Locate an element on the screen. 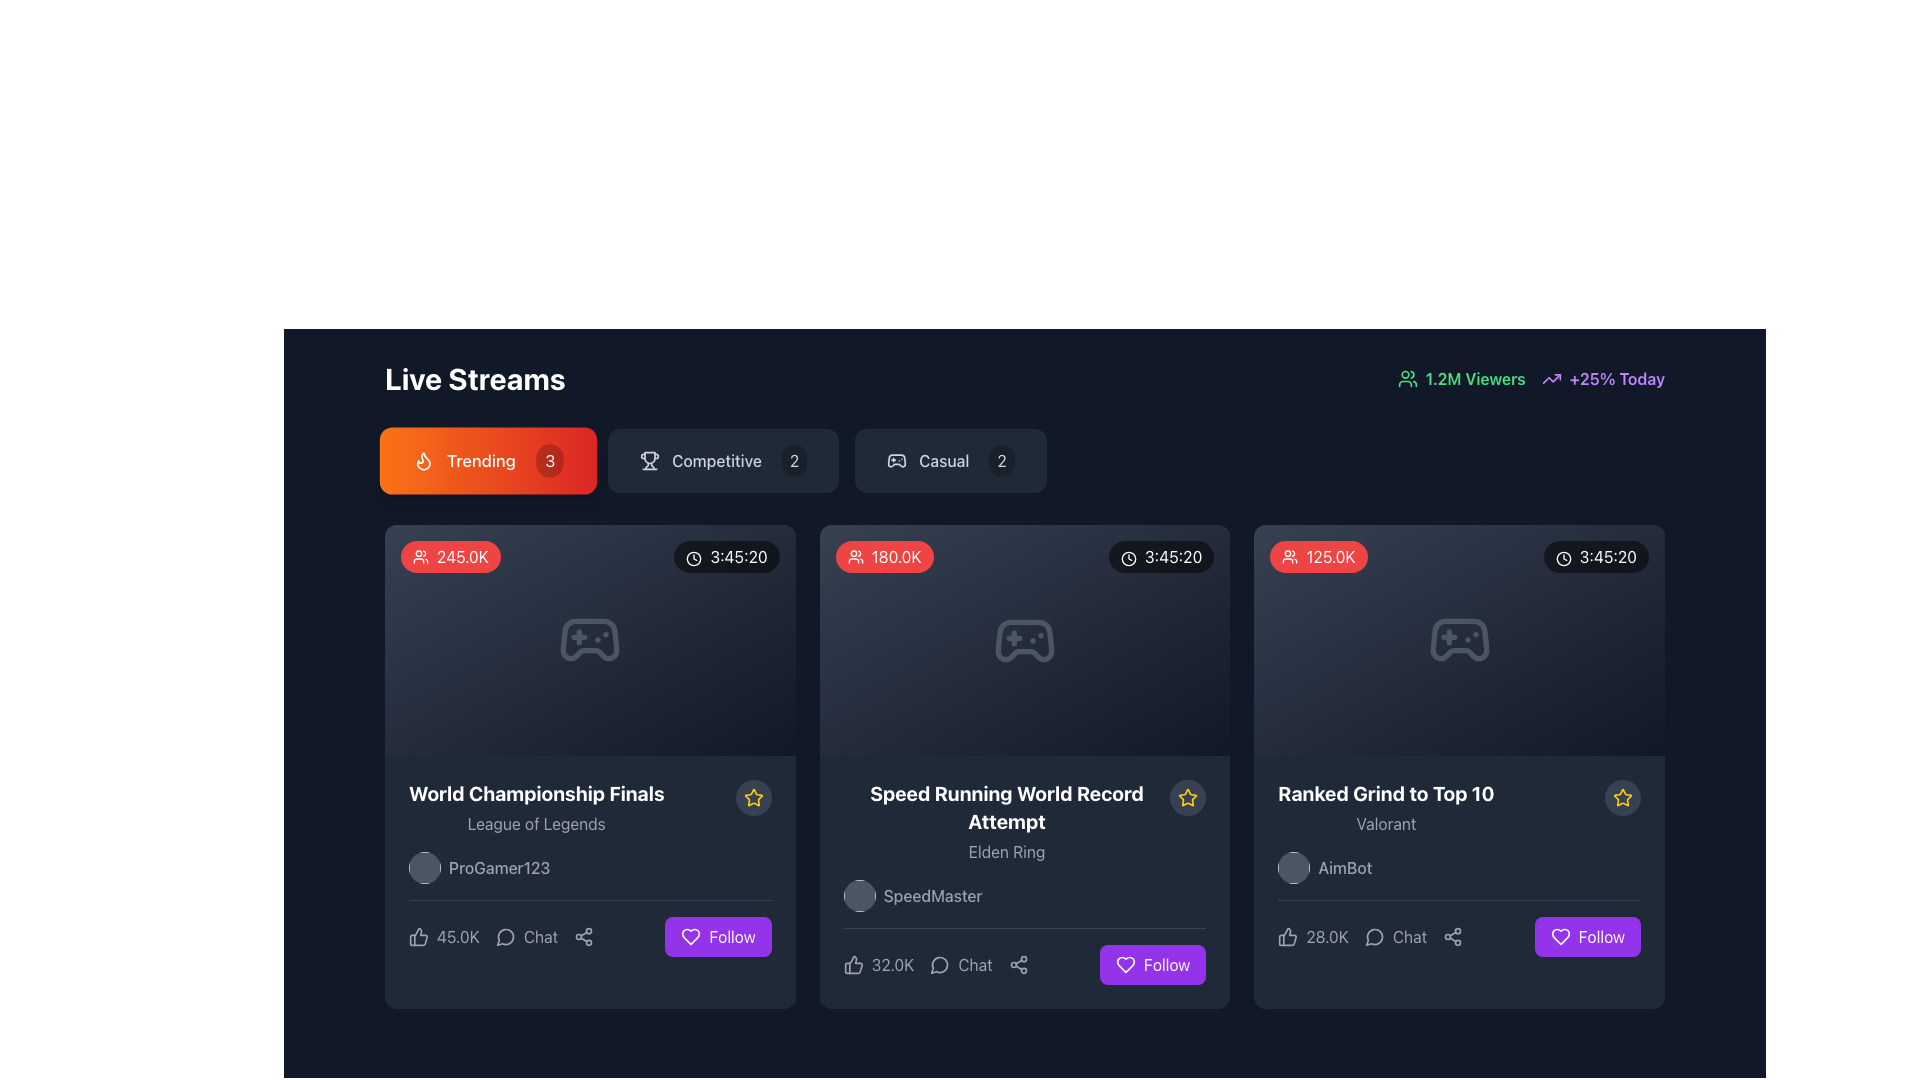  the share button located in the bottom bar of the 'Ranked Grind to Top 10' card, which is the third icon from the left is located at coordinates (1453, 937).